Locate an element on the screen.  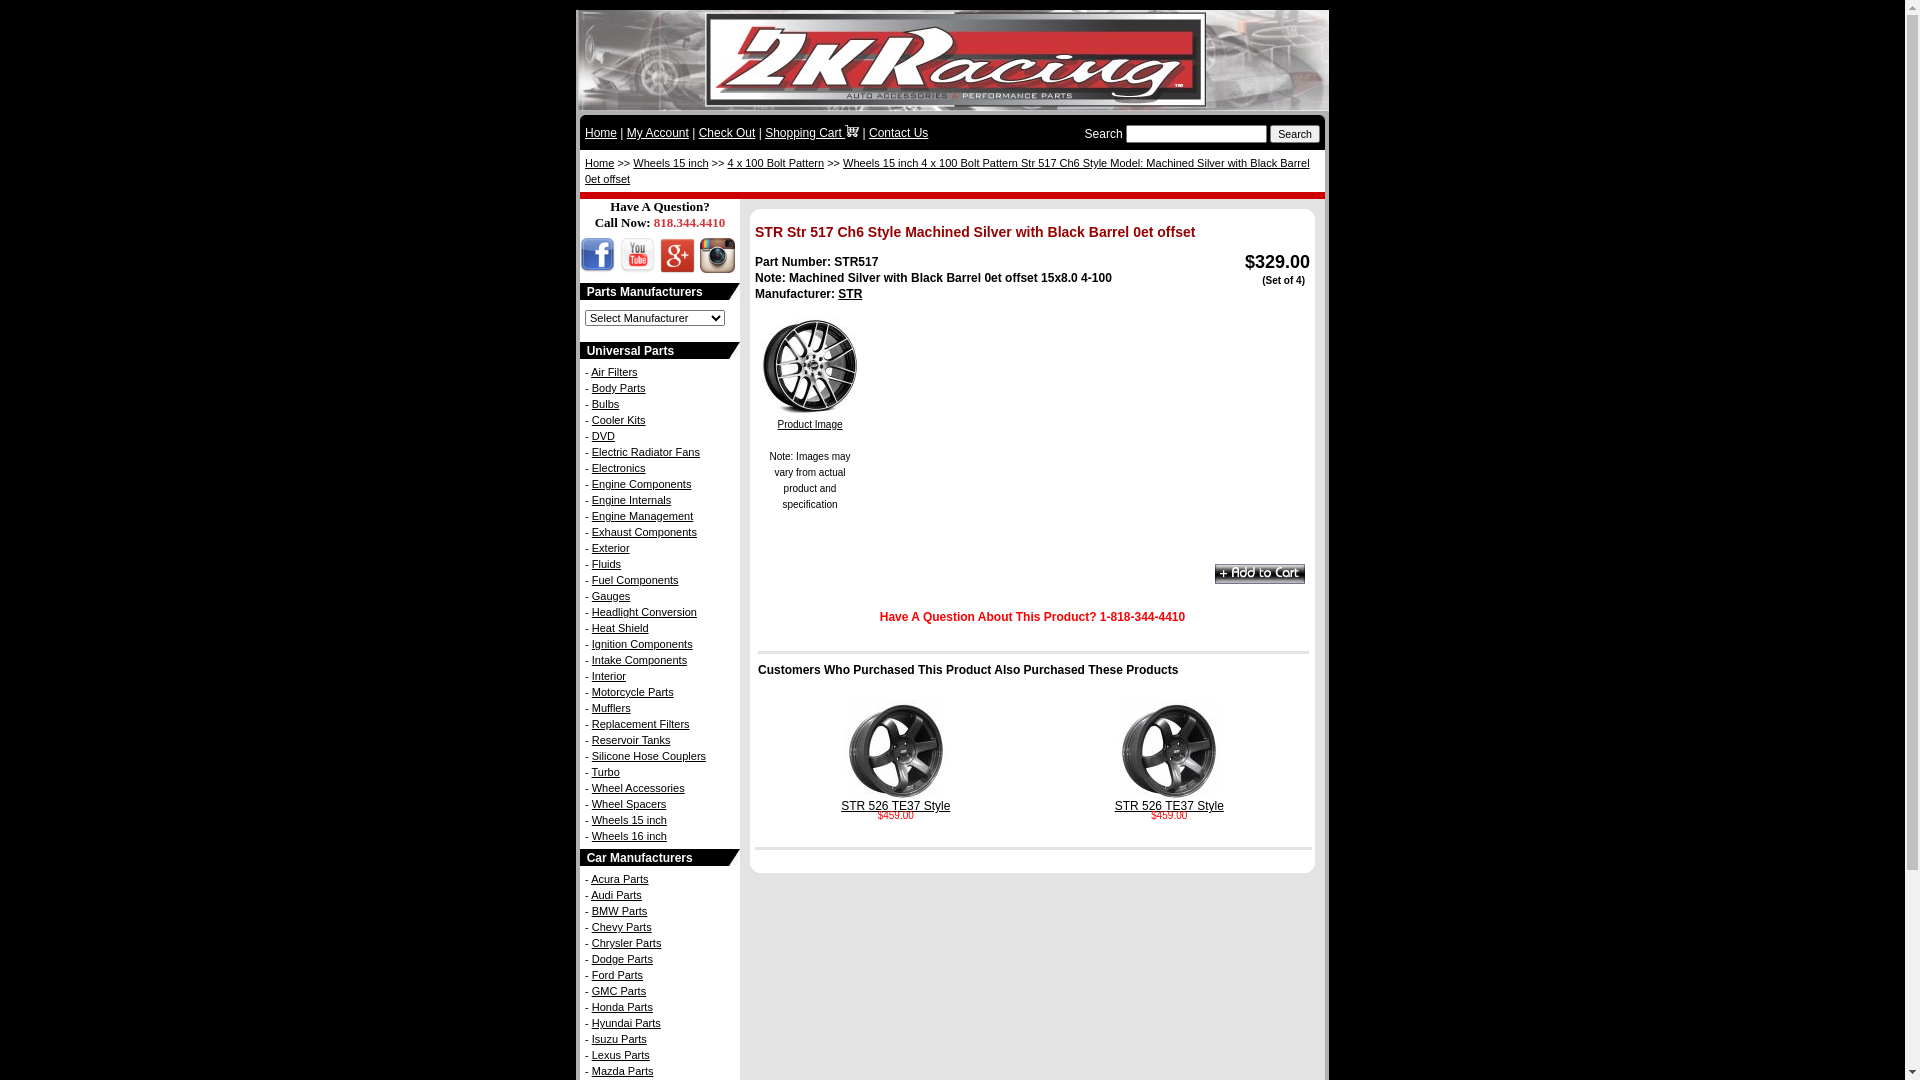
'Engine Internals' is located at coordinates (631, 499).